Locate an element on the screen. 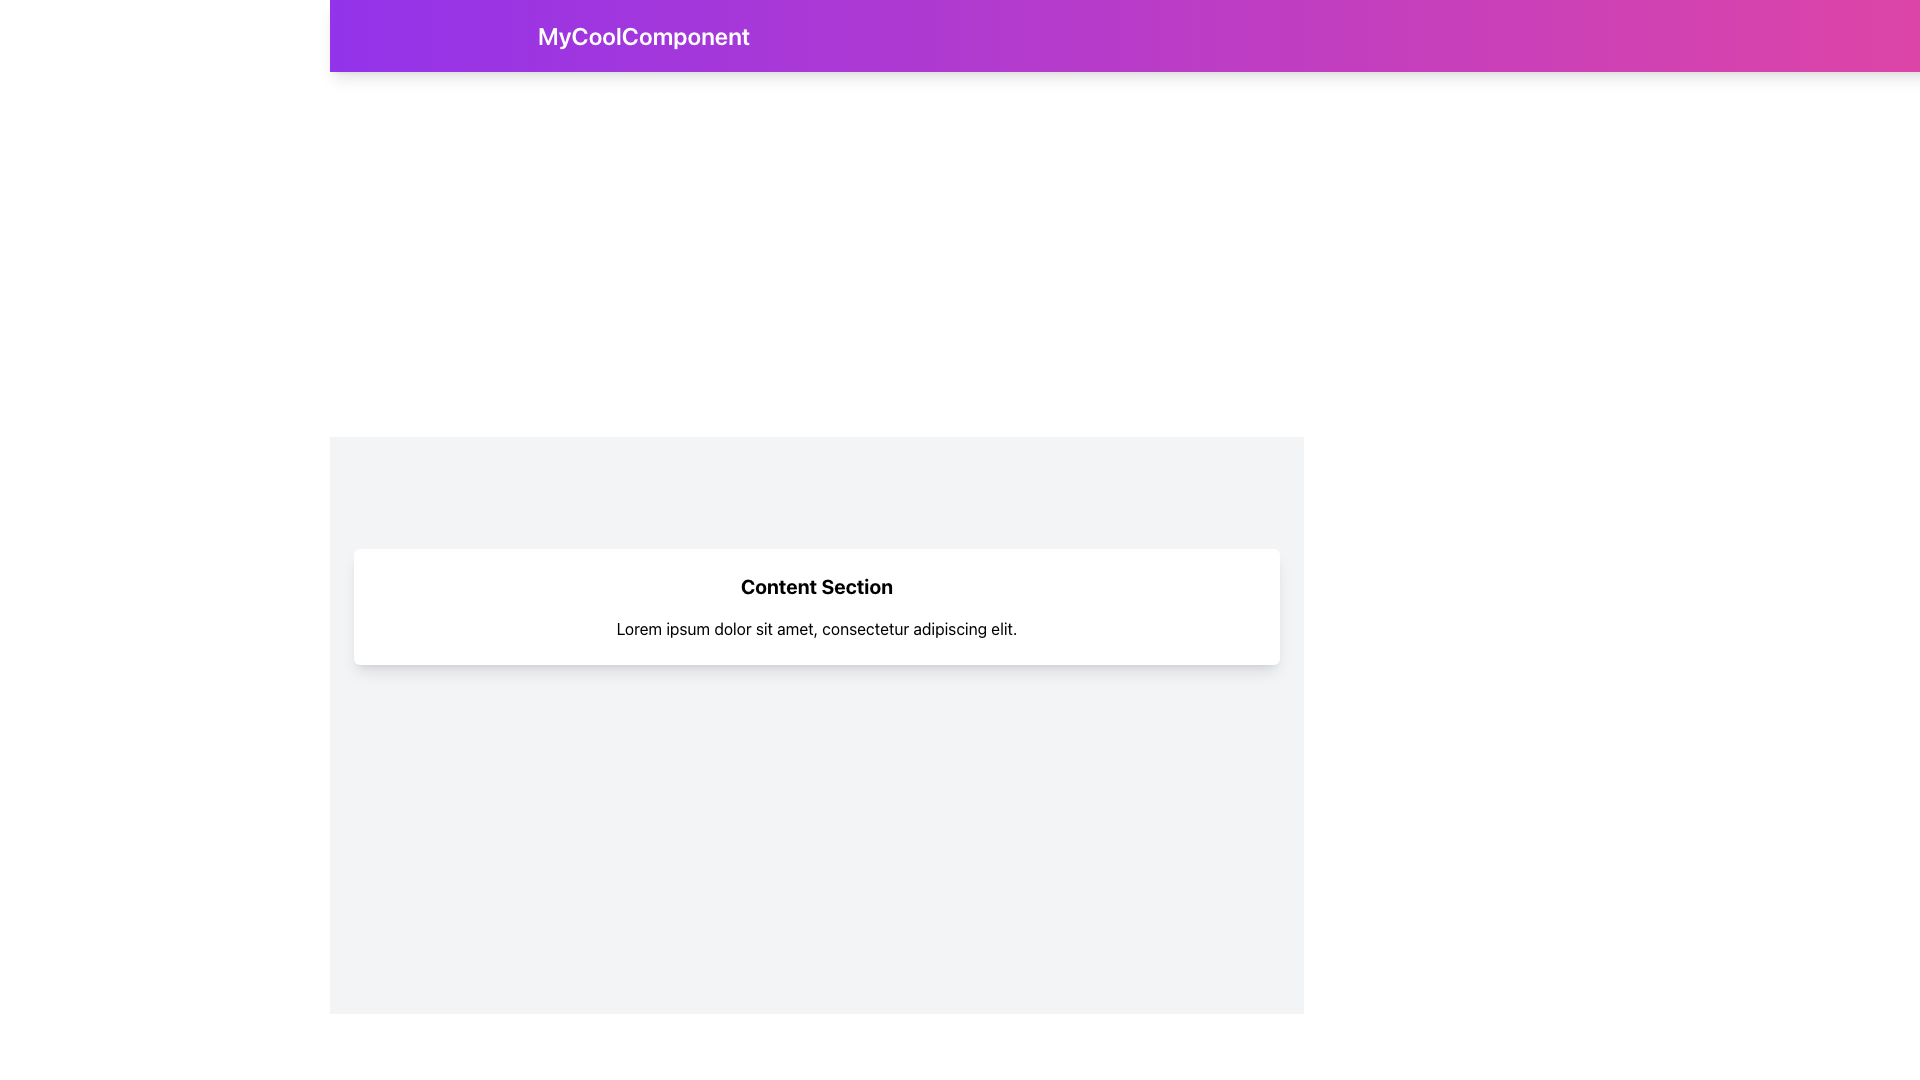  the bold text label reading 'Content Section', which is prominently displayed at the top of a section with a white background is located at coordinates (816, 585).